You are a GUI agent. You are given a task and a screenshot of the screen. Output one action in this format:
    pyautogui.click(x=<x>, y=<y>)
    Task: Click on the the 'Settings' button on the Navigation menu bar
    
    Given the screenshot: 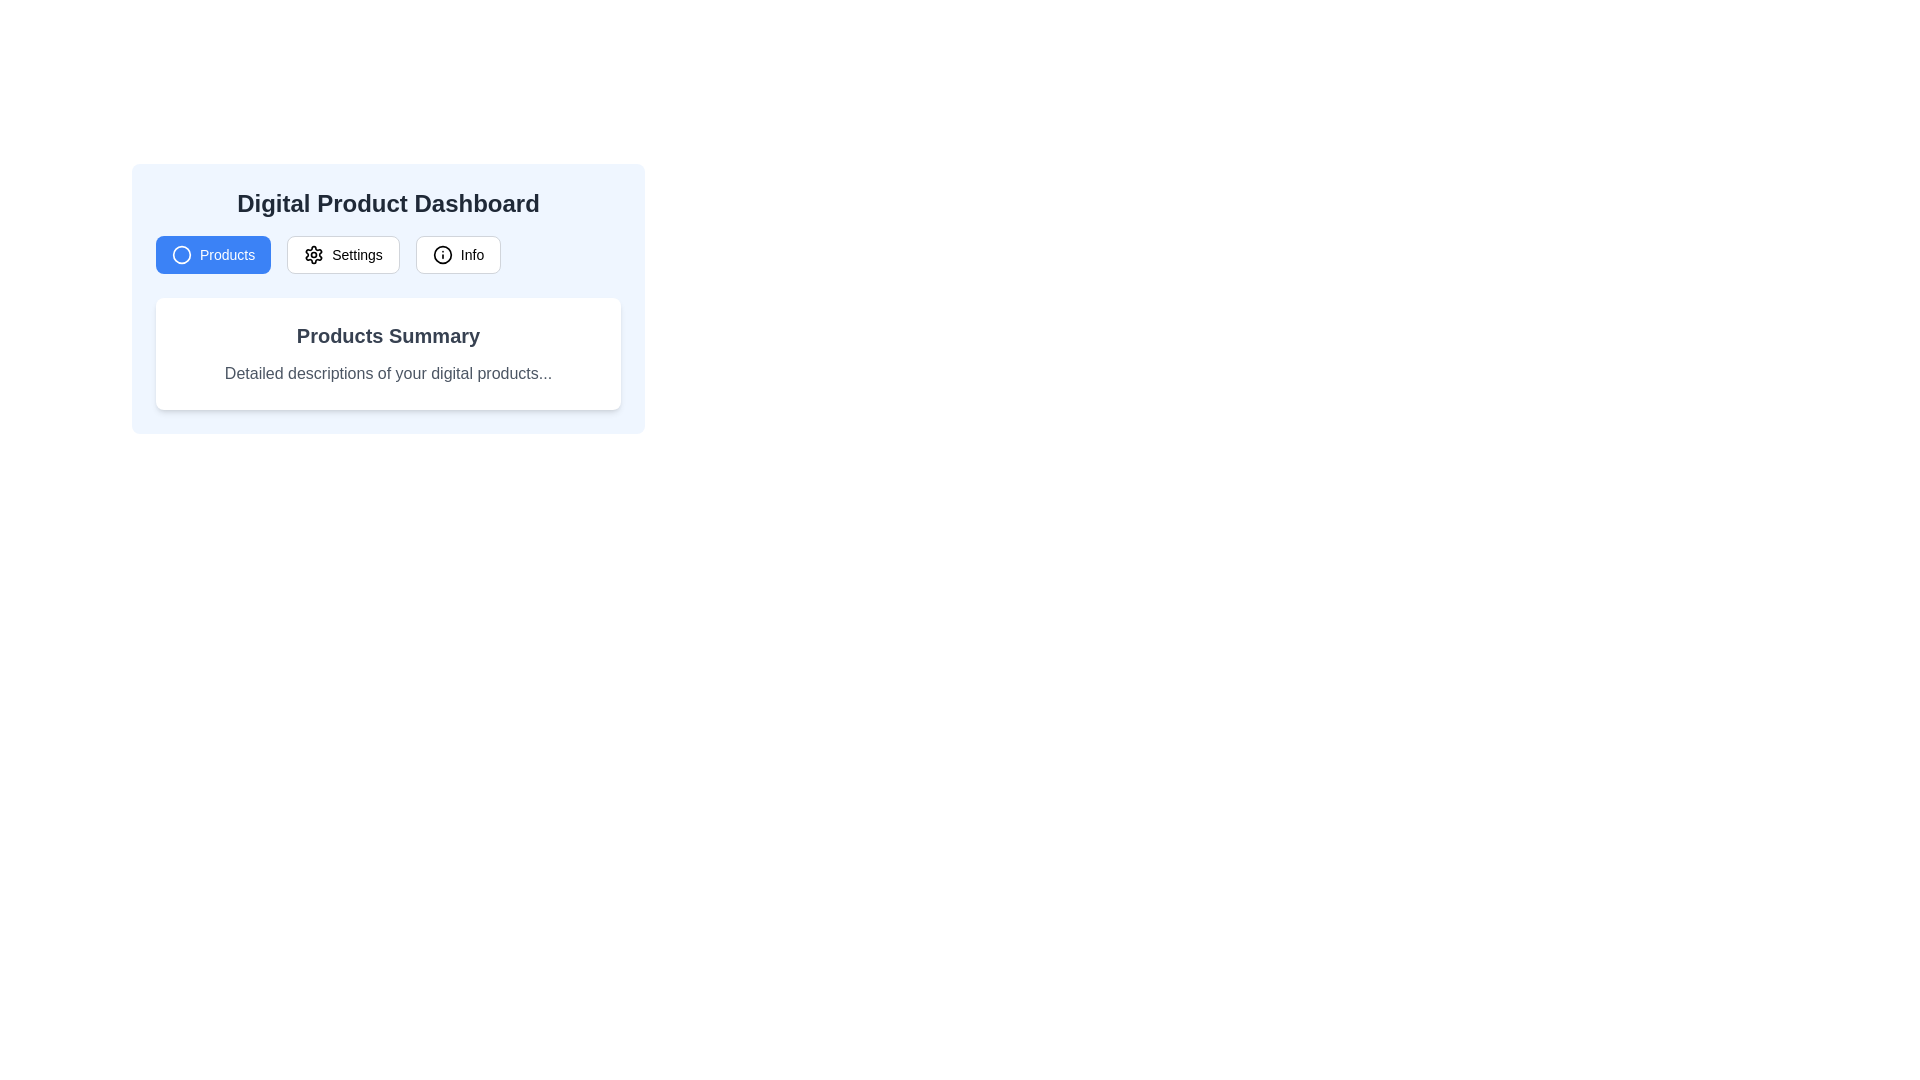 What is the action you would take?
    pyautogui.click(x=388, y=253)
    